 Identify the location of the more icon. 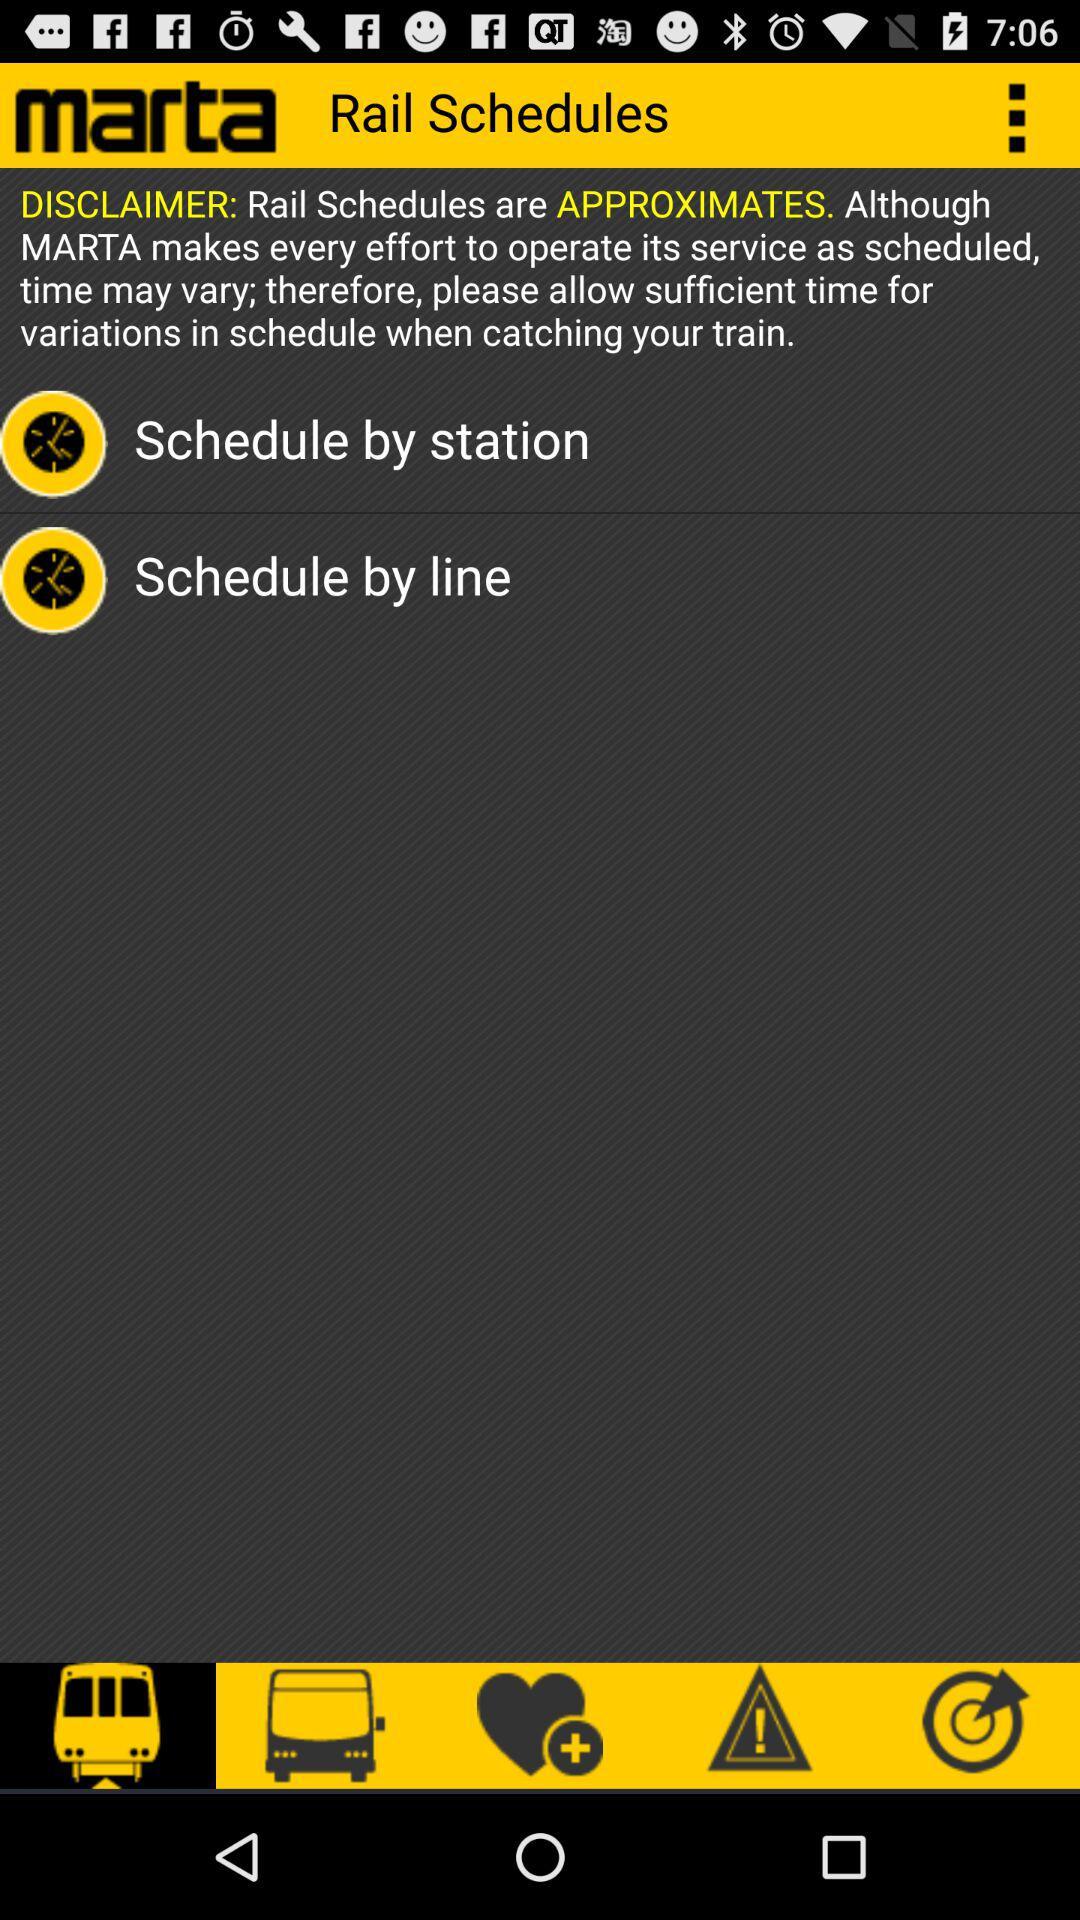
(1027, 122).